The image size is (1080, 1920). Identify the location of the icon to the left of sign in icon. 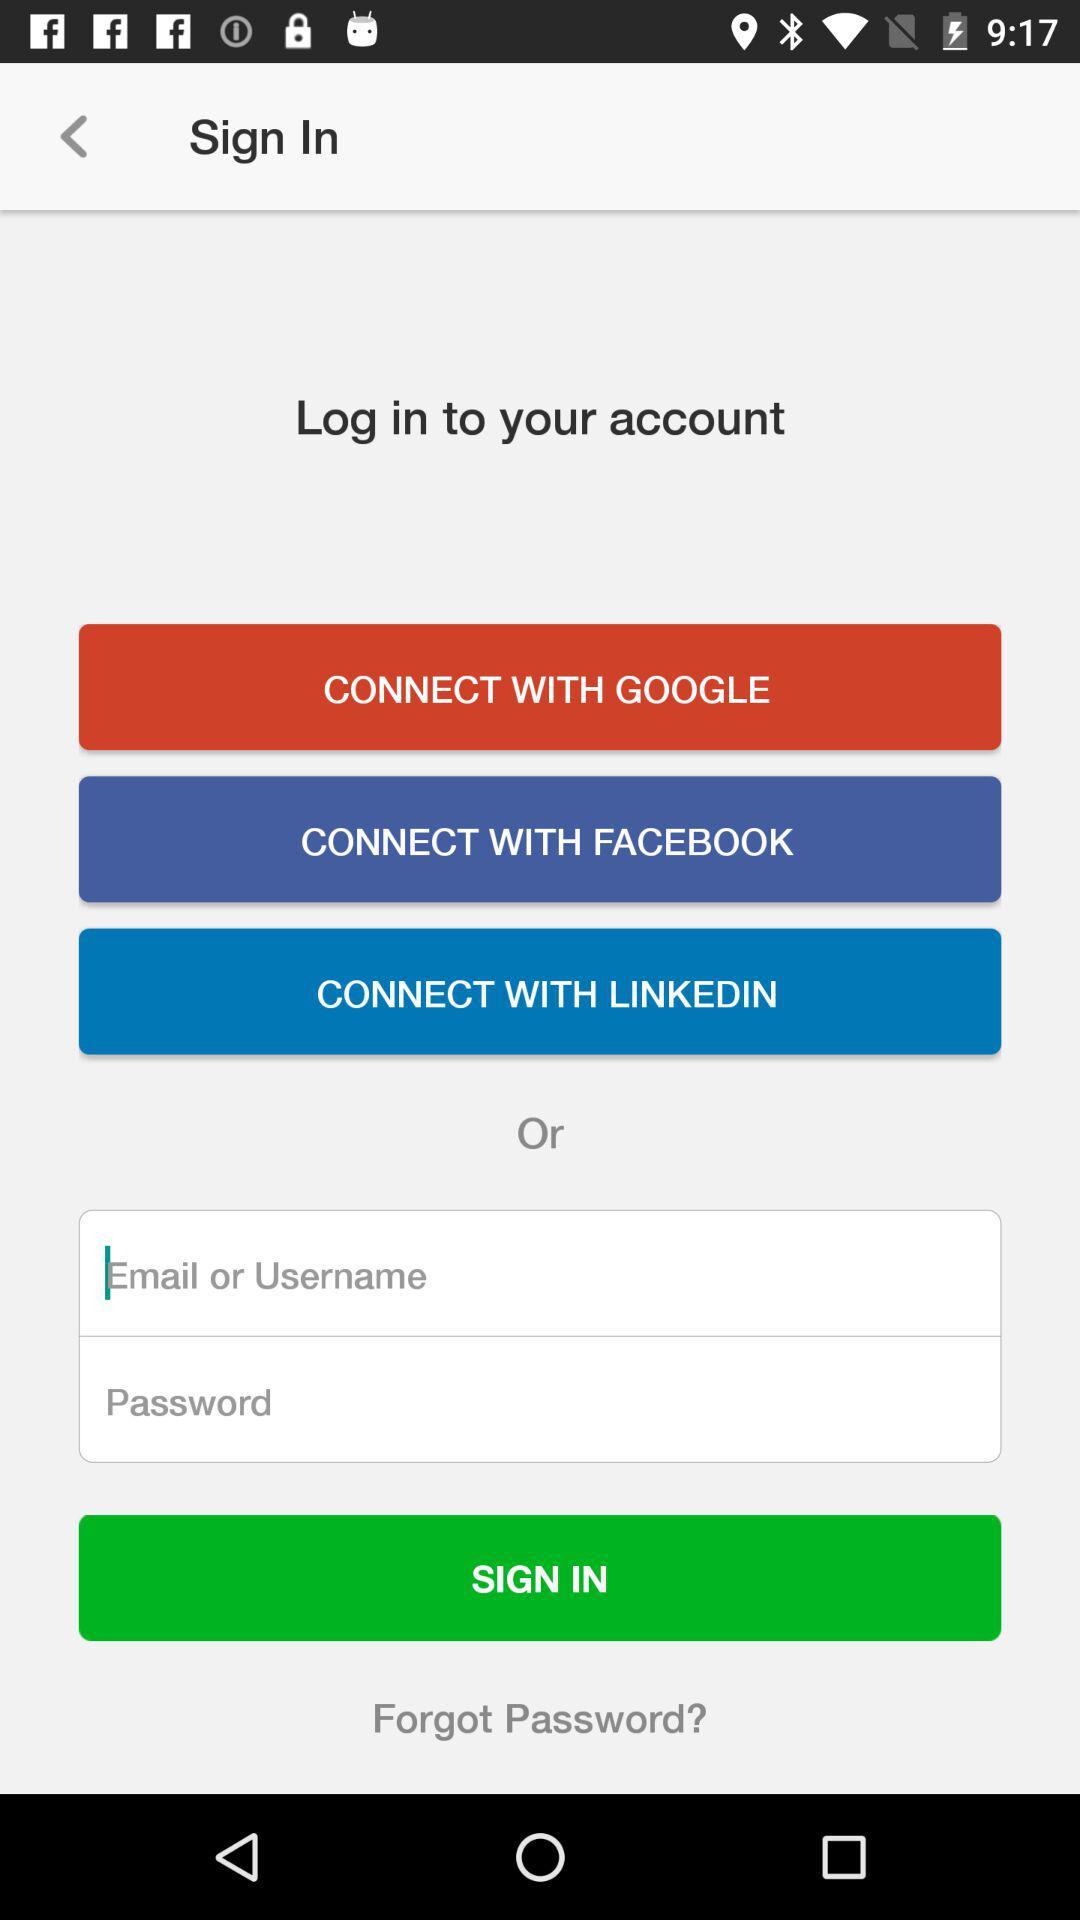
(72, 135).